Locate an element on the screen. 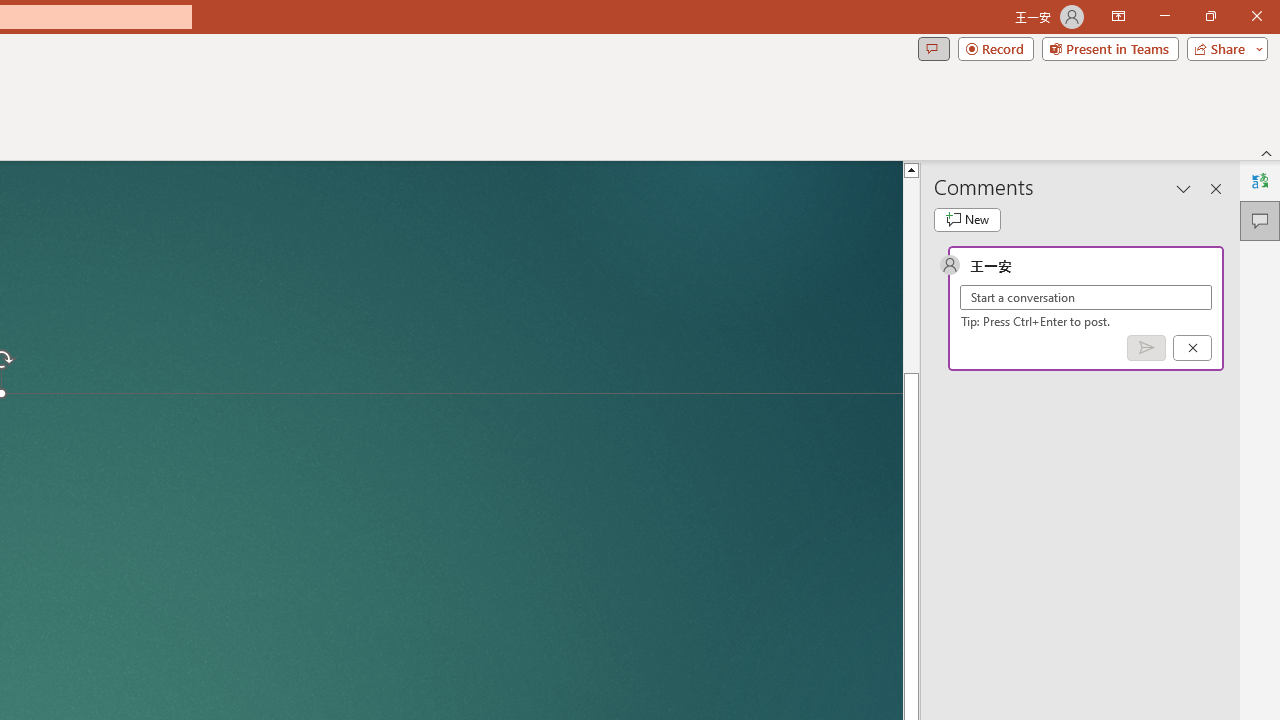  'Post comment (Ctrl + Enter)' is located at coordinates (1146, 346).